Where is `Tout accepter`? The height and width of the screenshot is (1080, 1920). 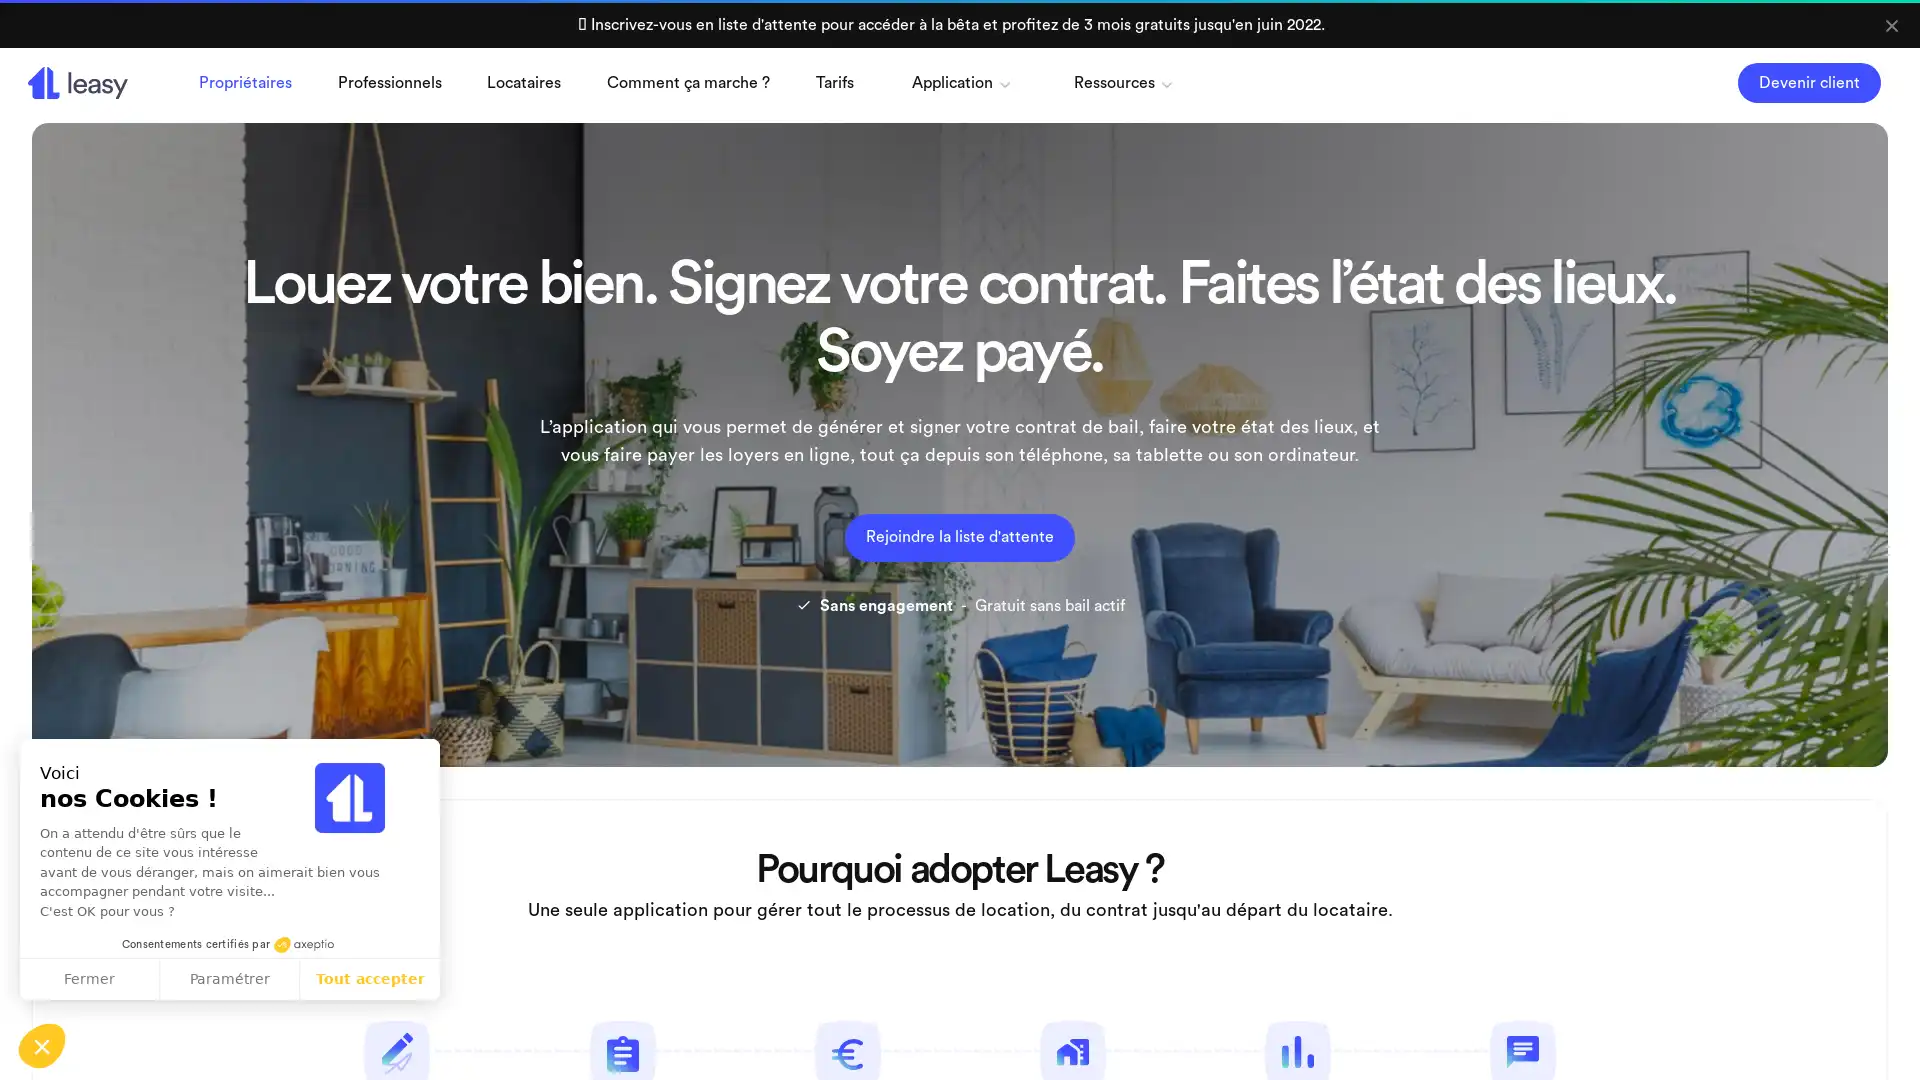 Tout accepter is located at coordinates (369, 978).